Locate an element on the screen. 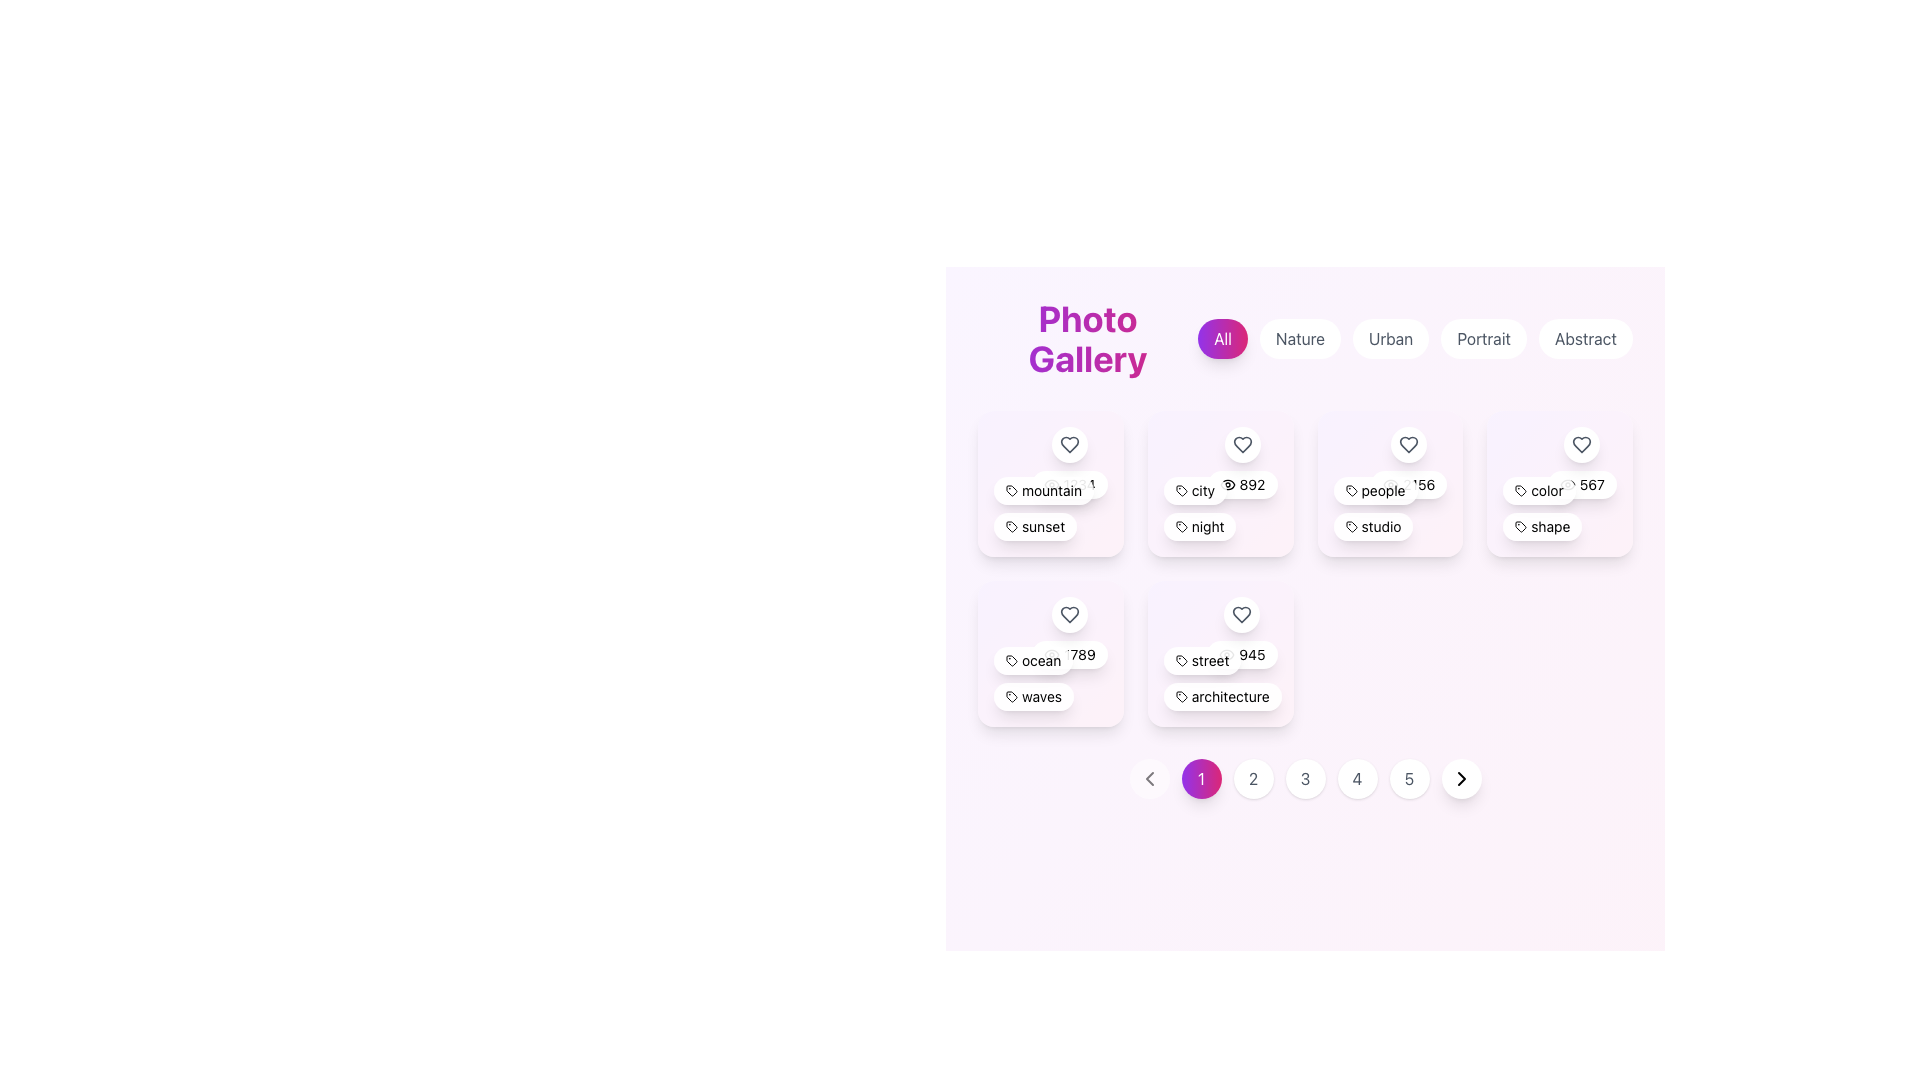 The height and width of the screenshot is (1080, 1920). the 'previous page' navigation button located in the pagination control at the bottom right of the interface is located at coordinates (1149, 777).